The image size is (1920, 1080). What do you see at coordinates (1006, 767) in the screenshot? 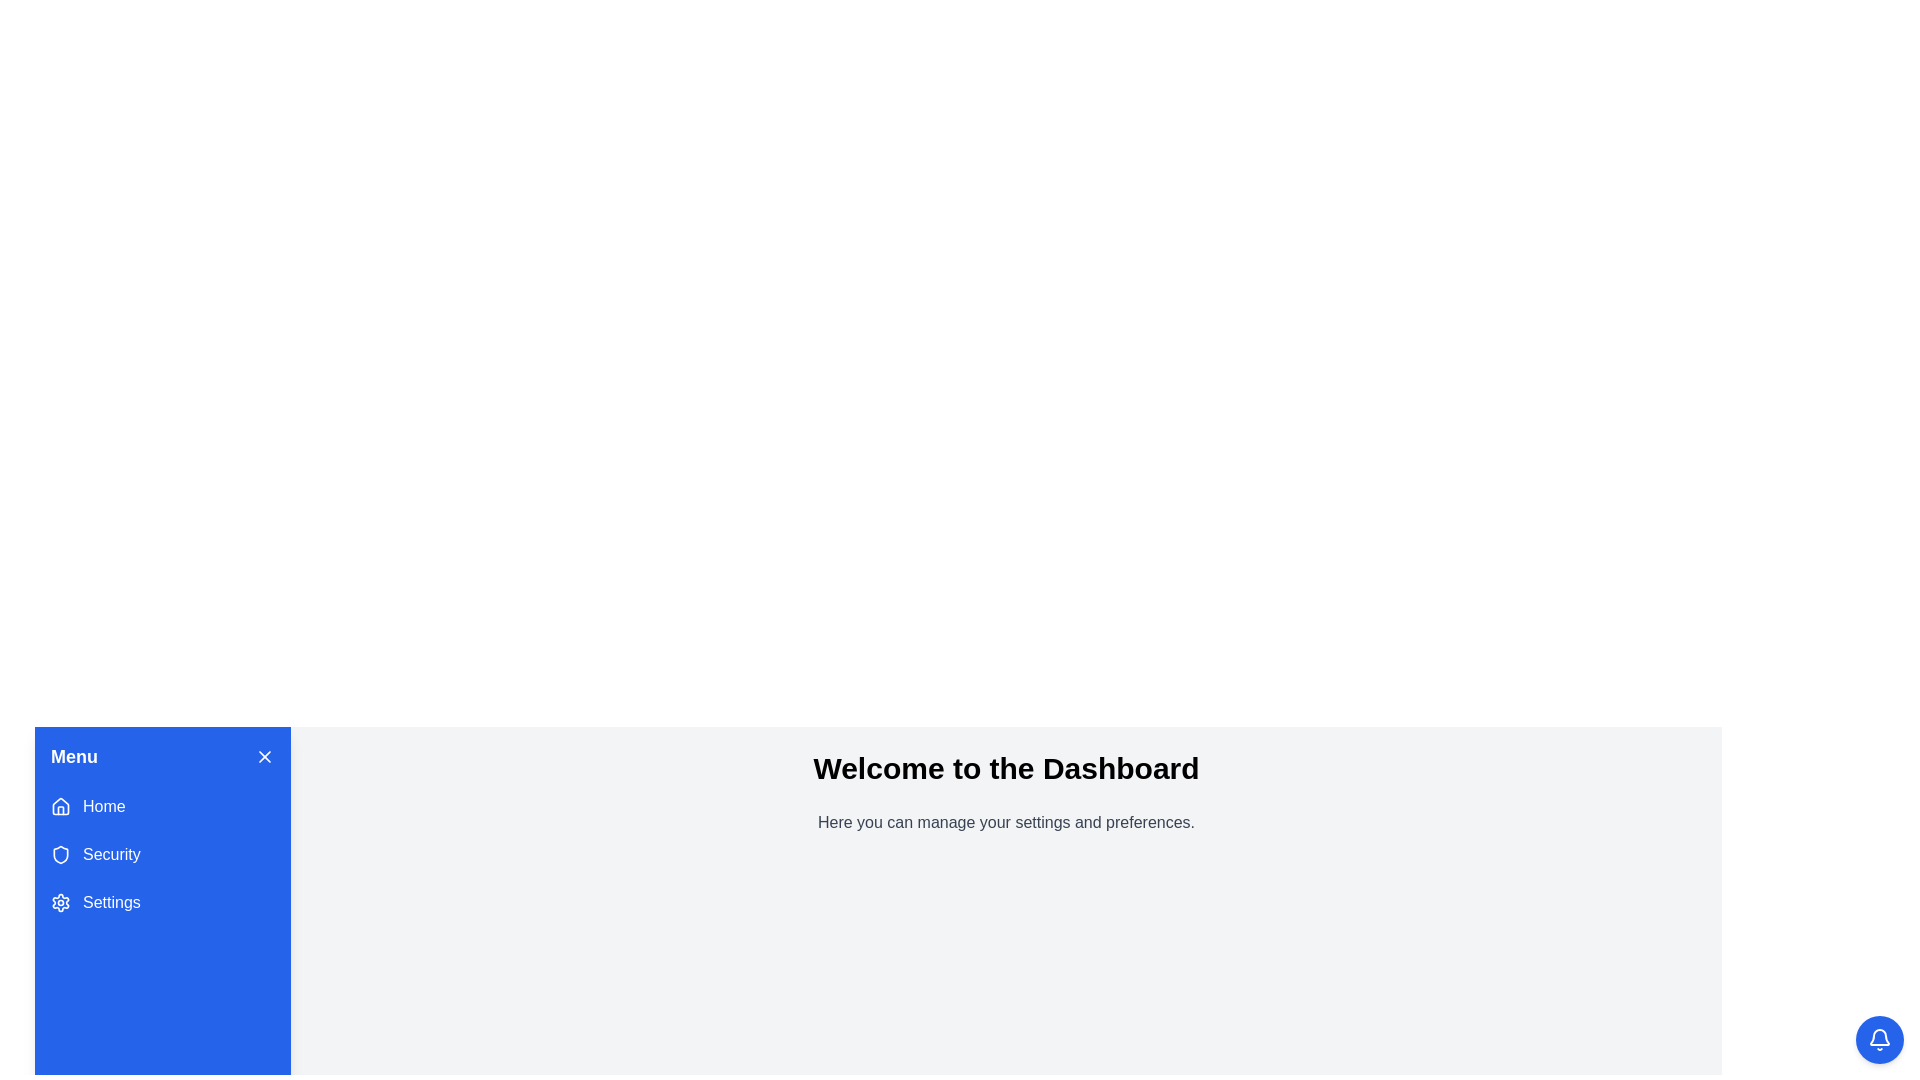
I see `the bold, large-sized text header that reads 'Welcome to the Dashboard', which is prominently displayed at the top of the content section with a light gray background` at bounding box center [1006, 767].